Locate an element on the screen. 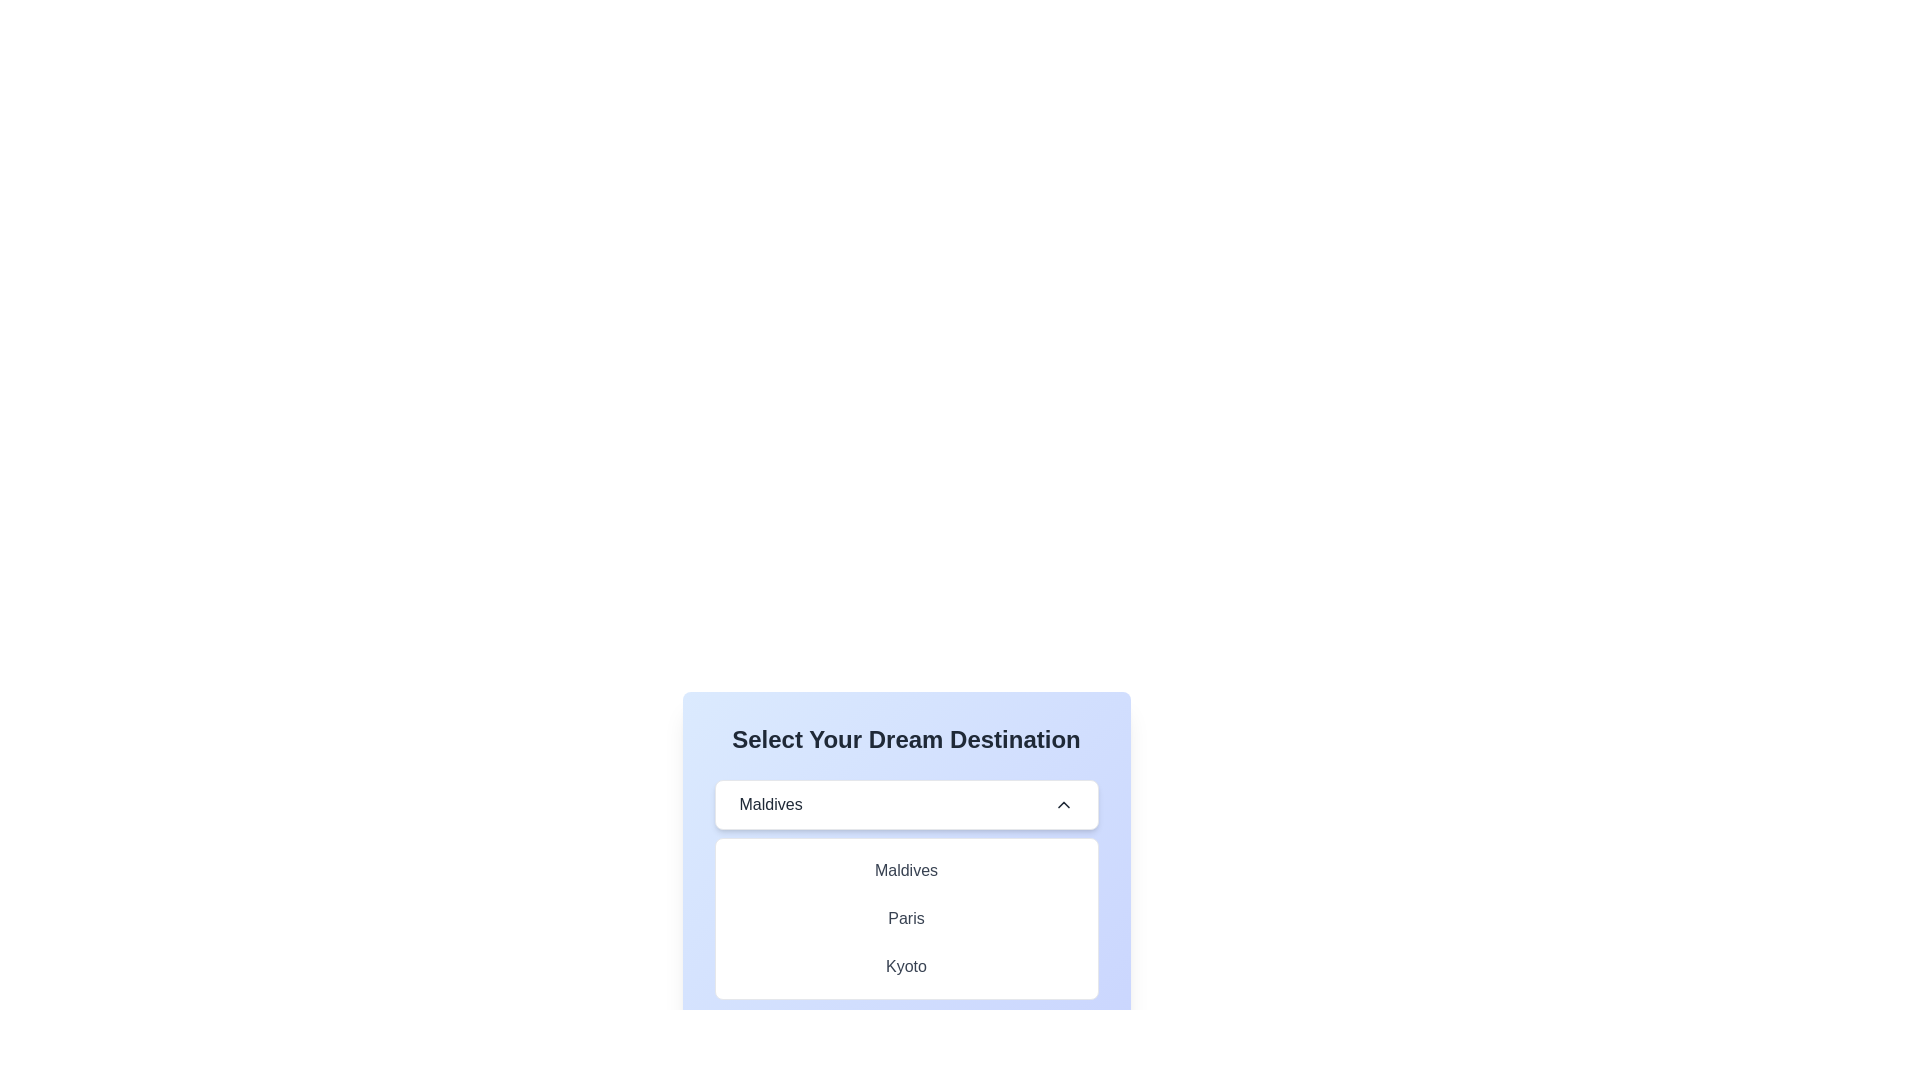  the chevron icon located in the rightmost section of the 'Maldives' box is located at coordinates (1062, 804).